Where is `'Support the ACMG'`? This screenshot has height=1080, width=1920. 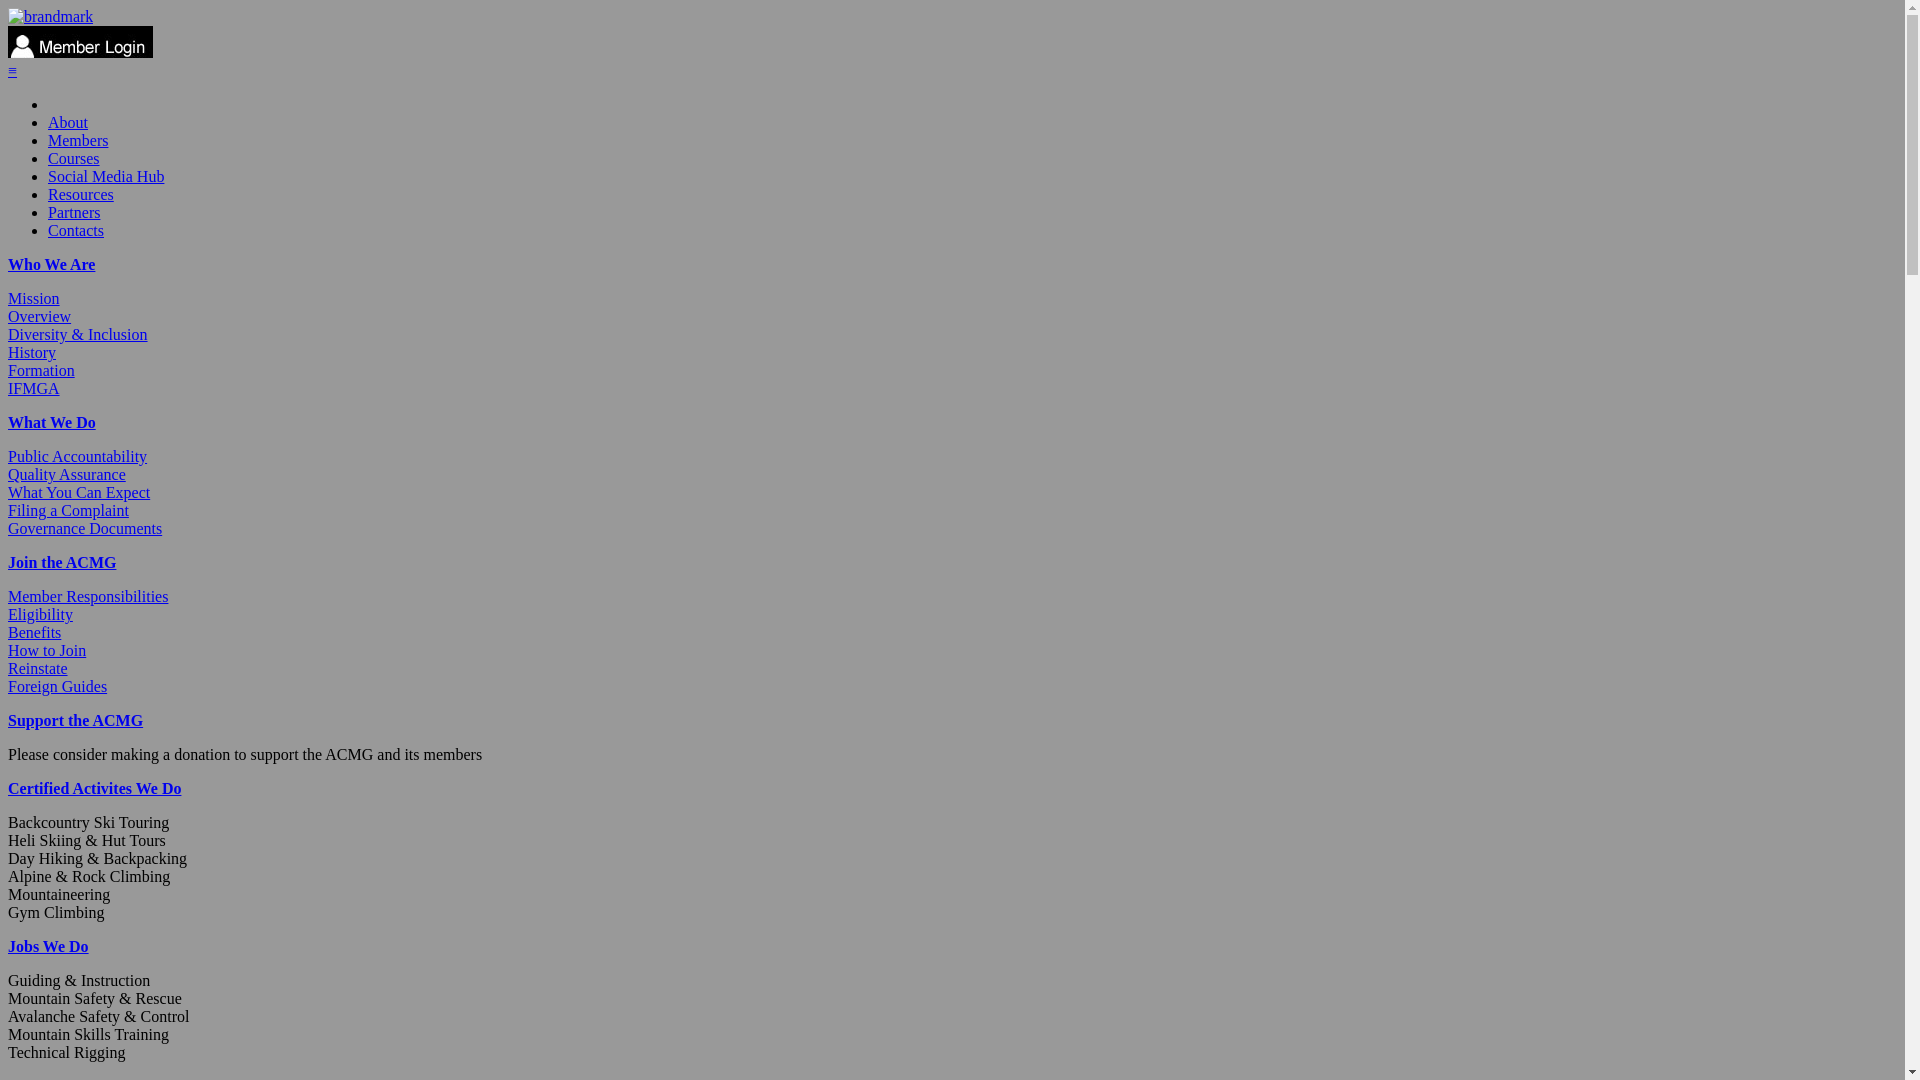 'Support the ACMG' is located at coordinates (75, 720).